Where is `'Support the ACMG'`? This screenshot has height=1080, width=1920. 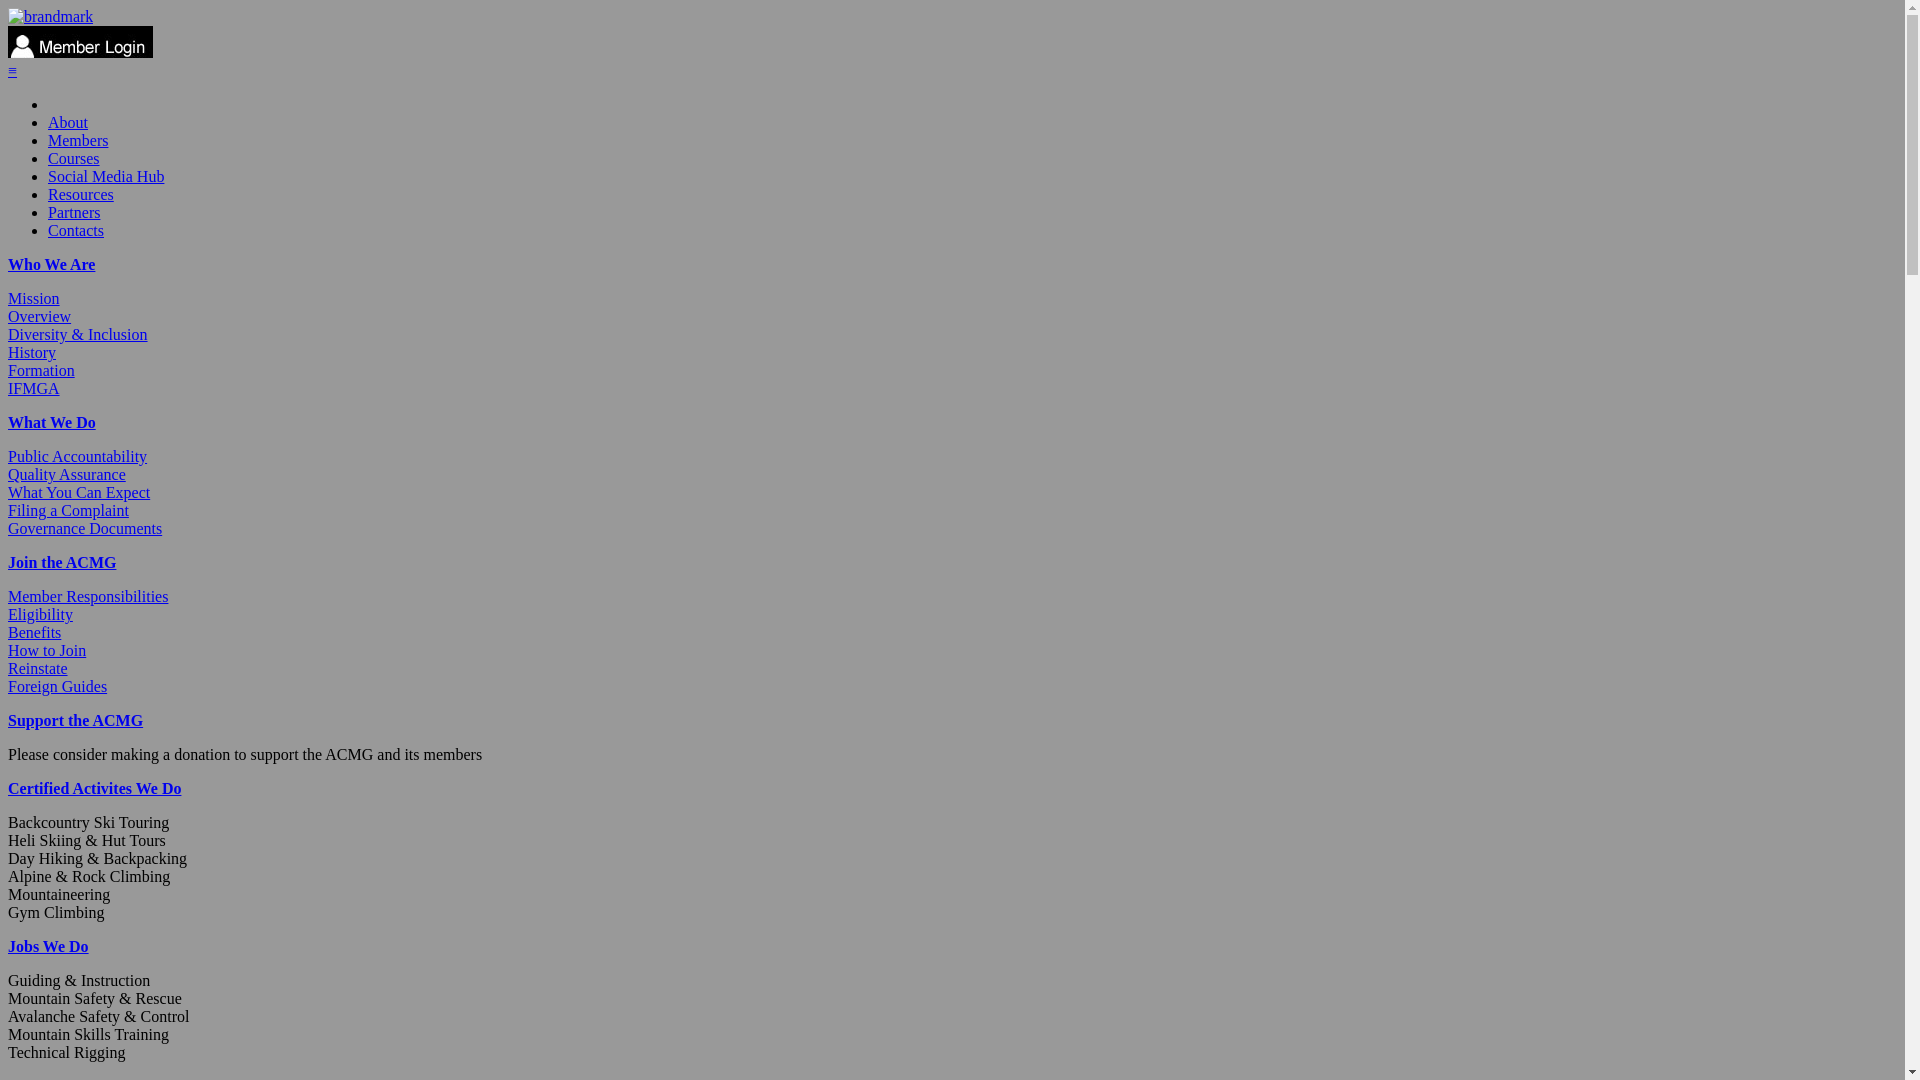 'Support the ACMG' is located at coordinates (75, 720).